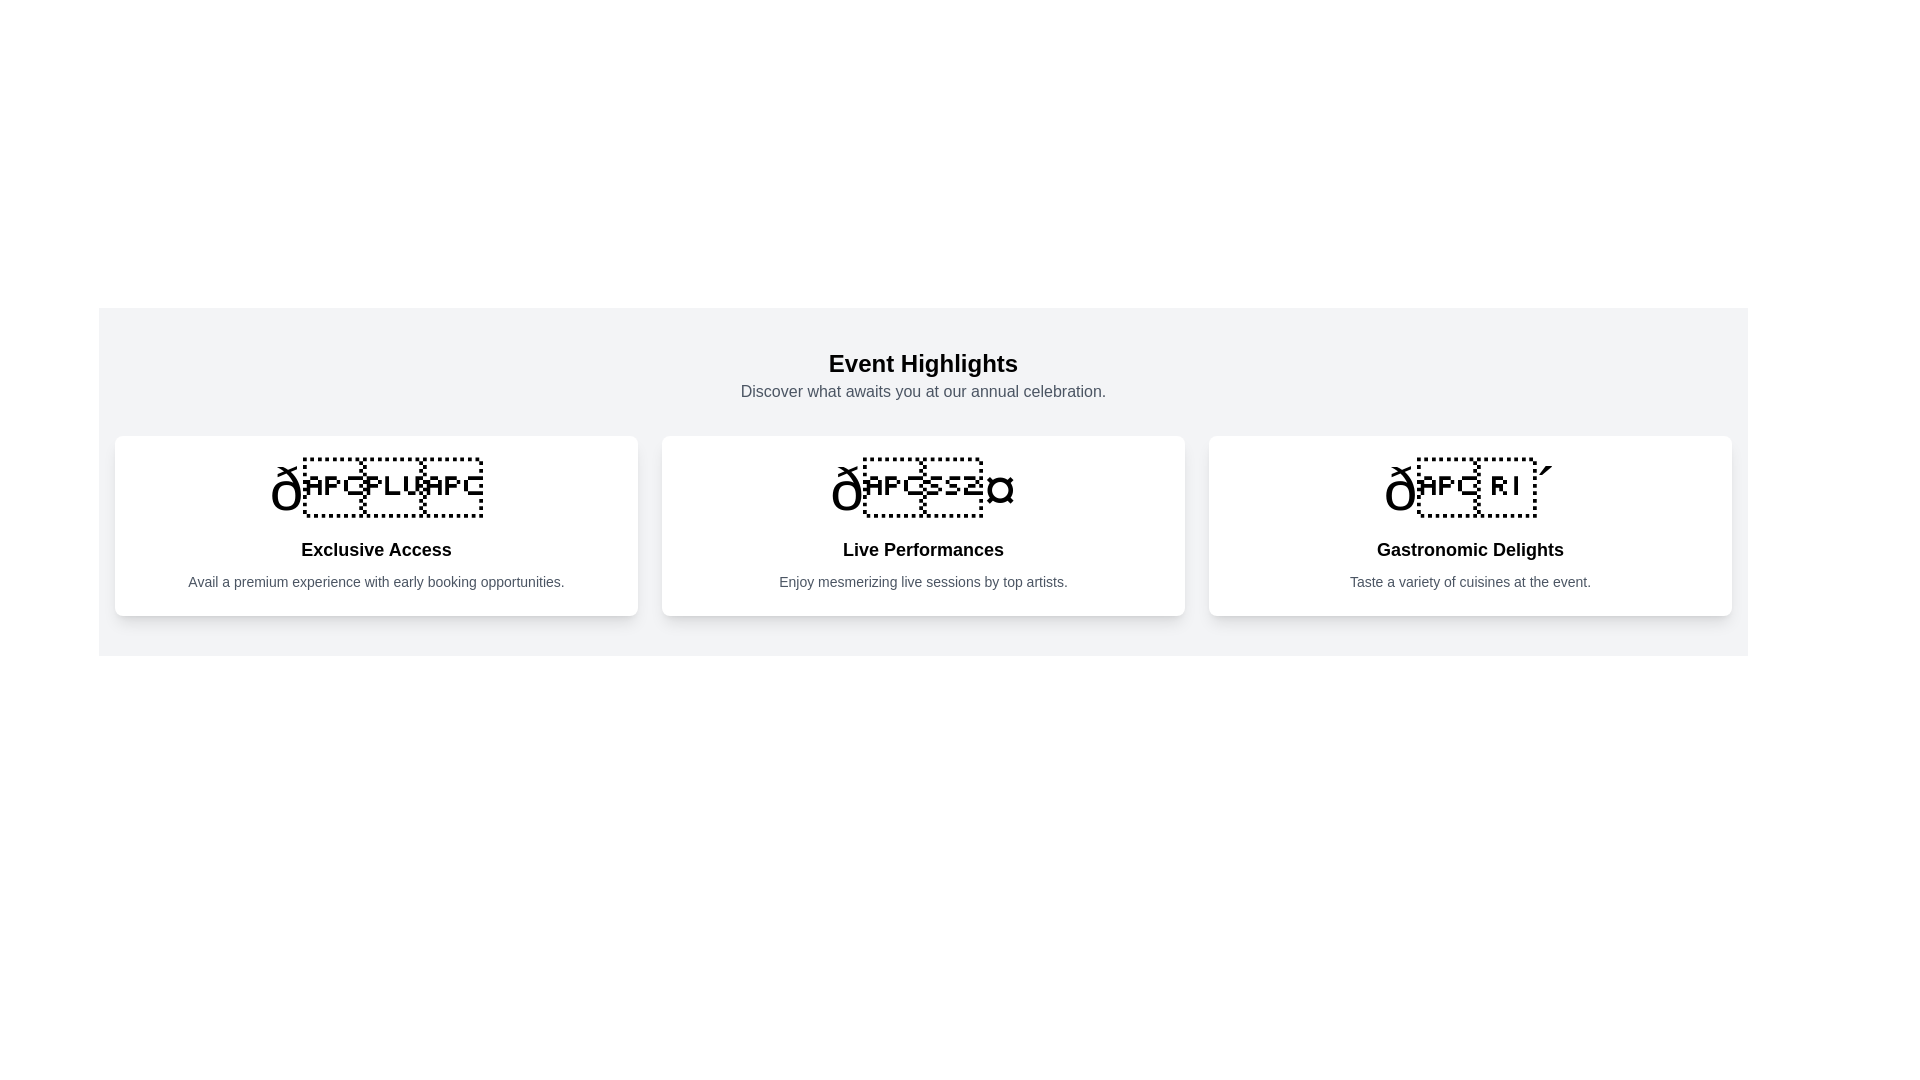 The height and width of the screenshot is (1080, 1920). I want to click on the static text element that reads 'Discover what awaits you at our annual celebration.' located beneath the 'Event Highlights' title, so click(922, 392).